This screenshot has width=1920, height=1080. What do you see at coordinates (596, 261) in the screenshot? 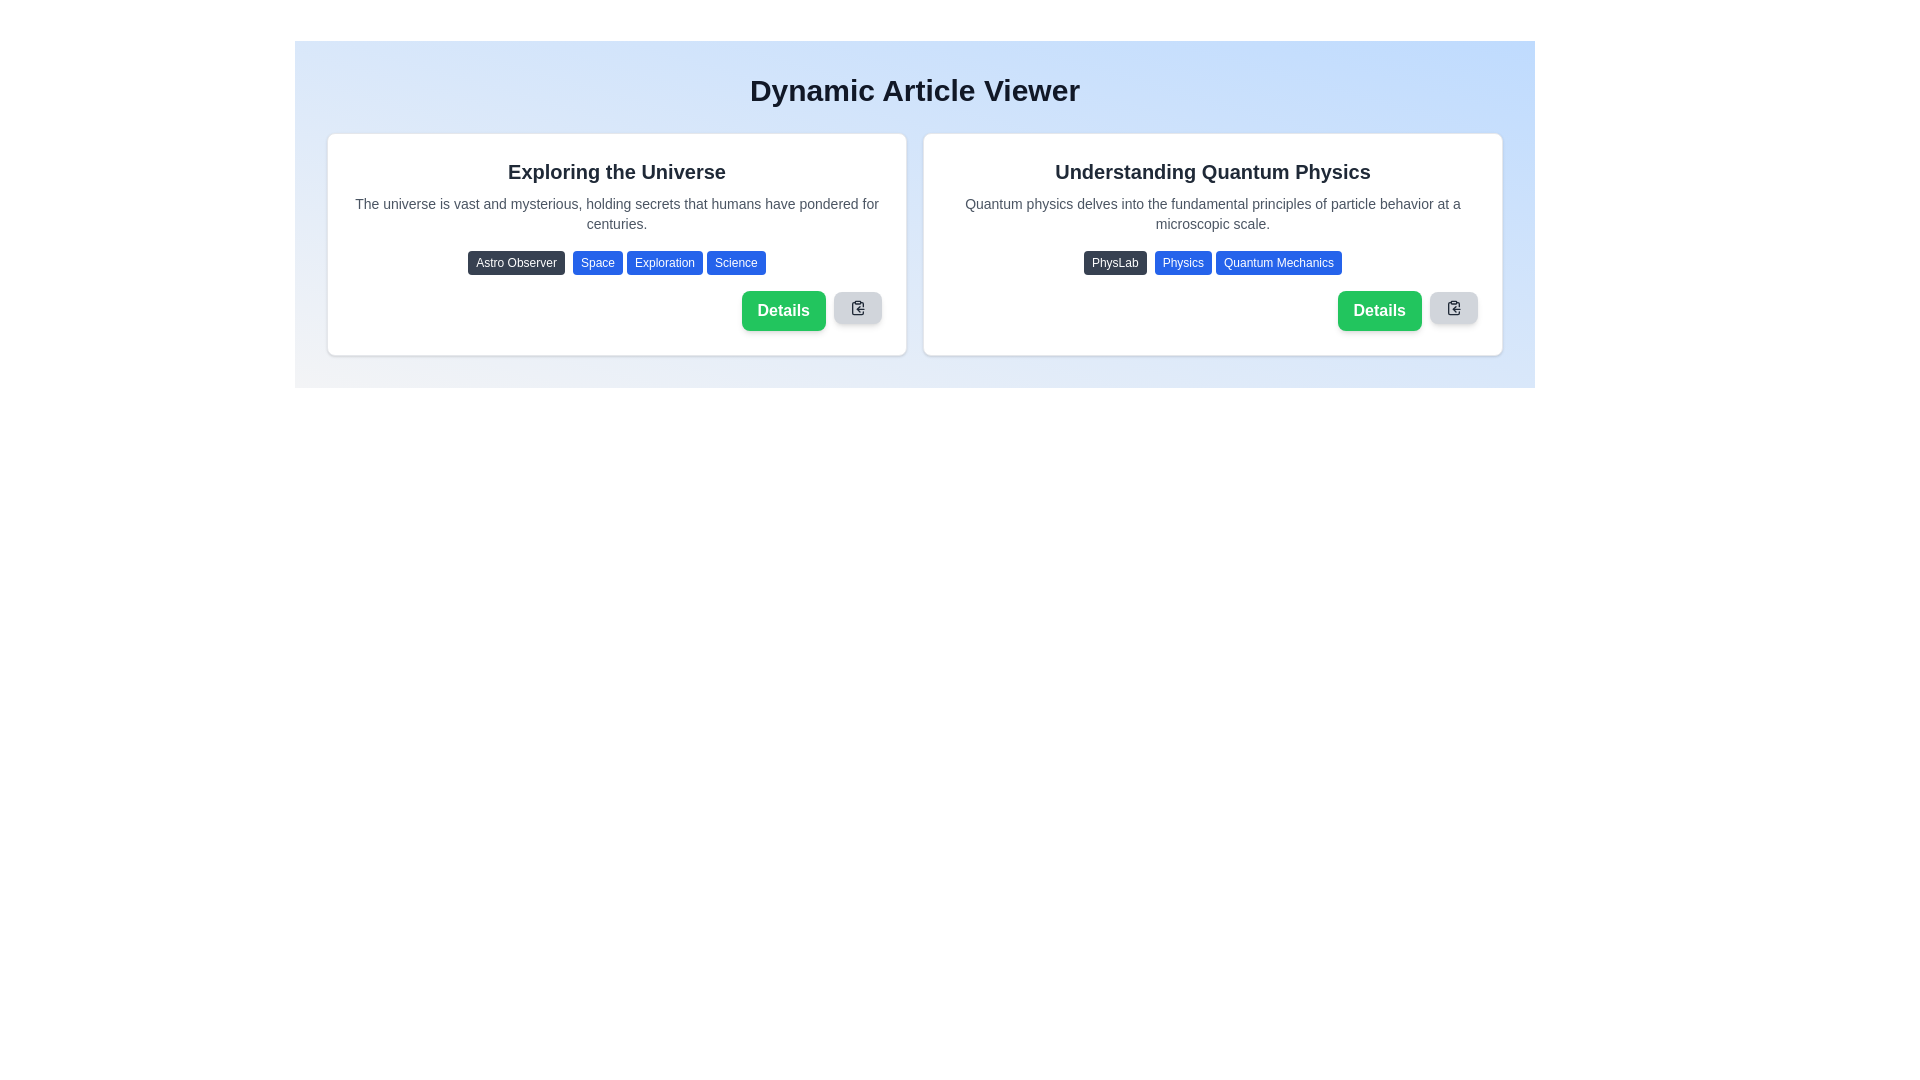
I see `the blue badge labeled 'Space' within the 'Exploring the Universe' panel, which is the second badge among four in the row` at bounding box center [596, 261].